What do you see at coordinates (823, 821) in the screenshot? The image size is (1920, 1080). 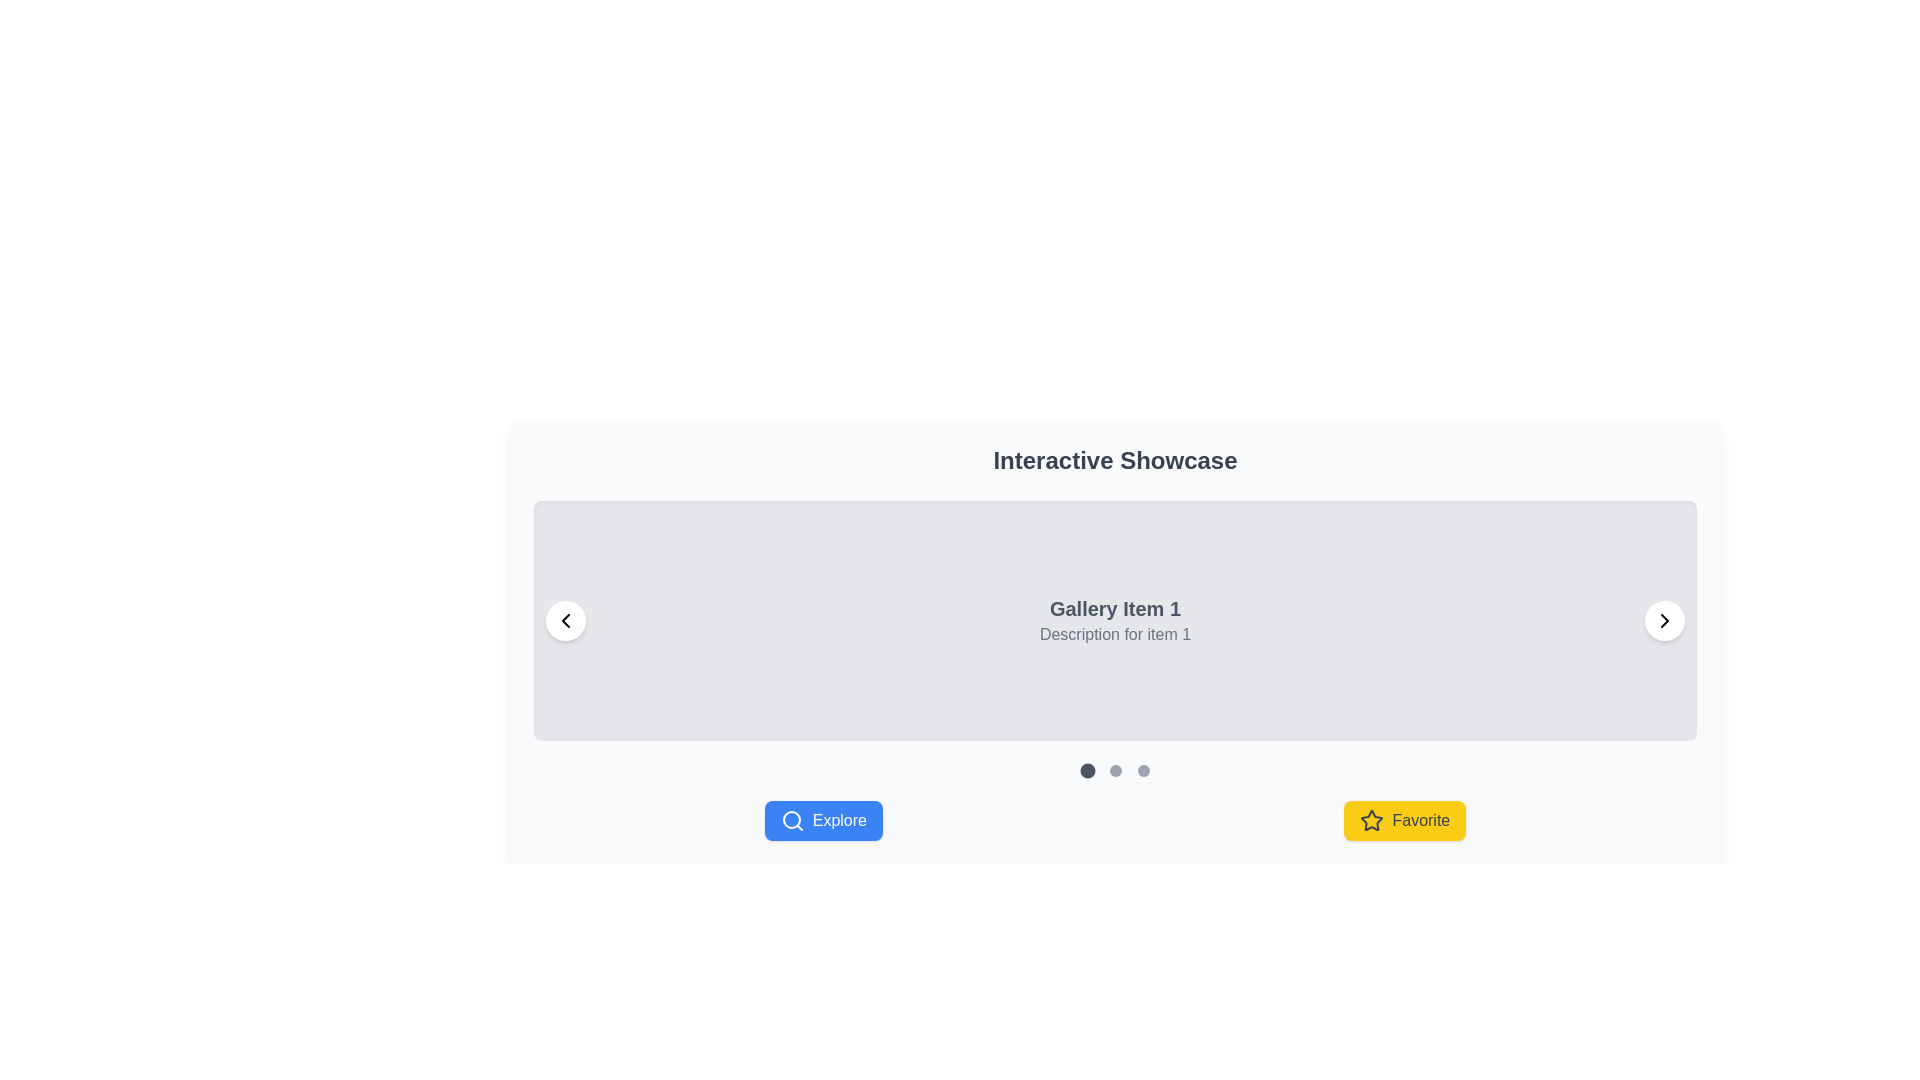 I see `the blue button labeled 'Explore' with white text and a search icon to trigger the hover effect` at bounding box center [823, 821].